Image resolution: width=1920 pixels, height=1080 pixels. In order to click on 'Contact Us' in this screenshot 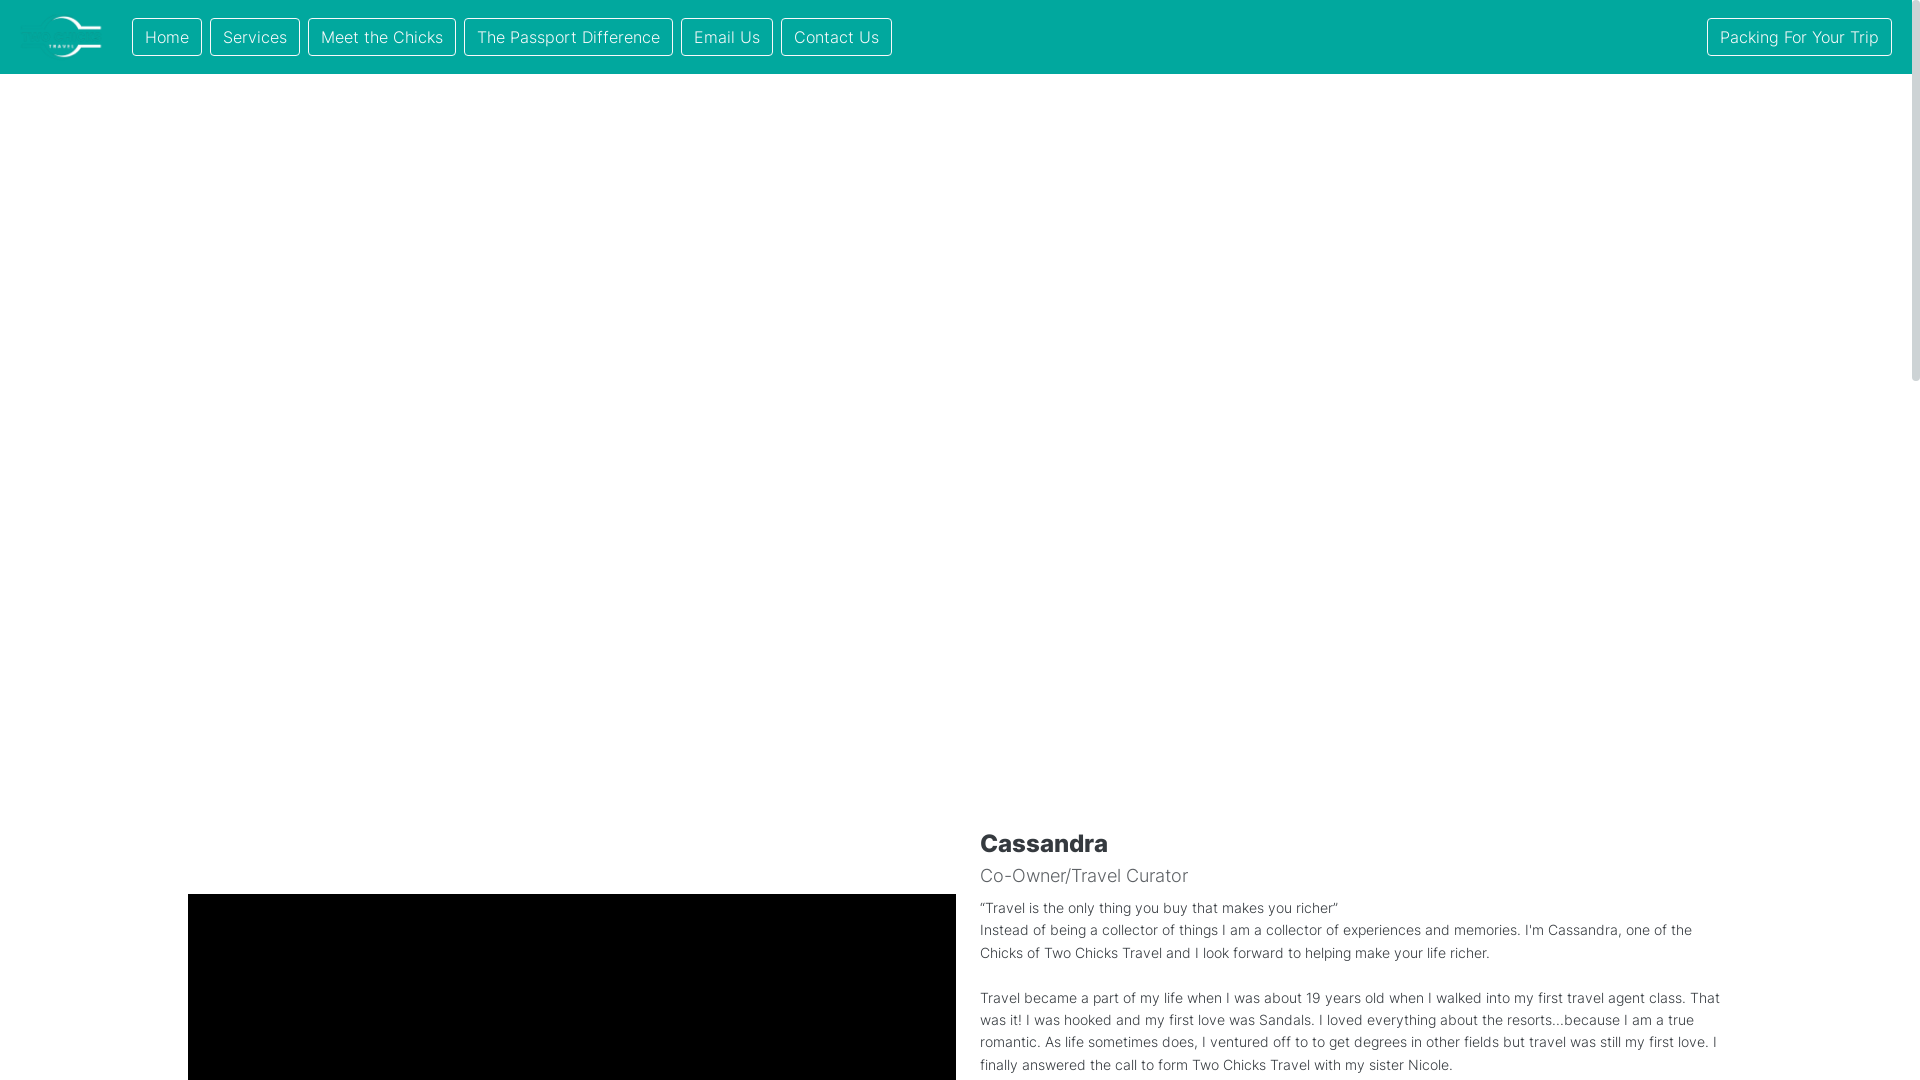, I will do `click(780, 37)`.